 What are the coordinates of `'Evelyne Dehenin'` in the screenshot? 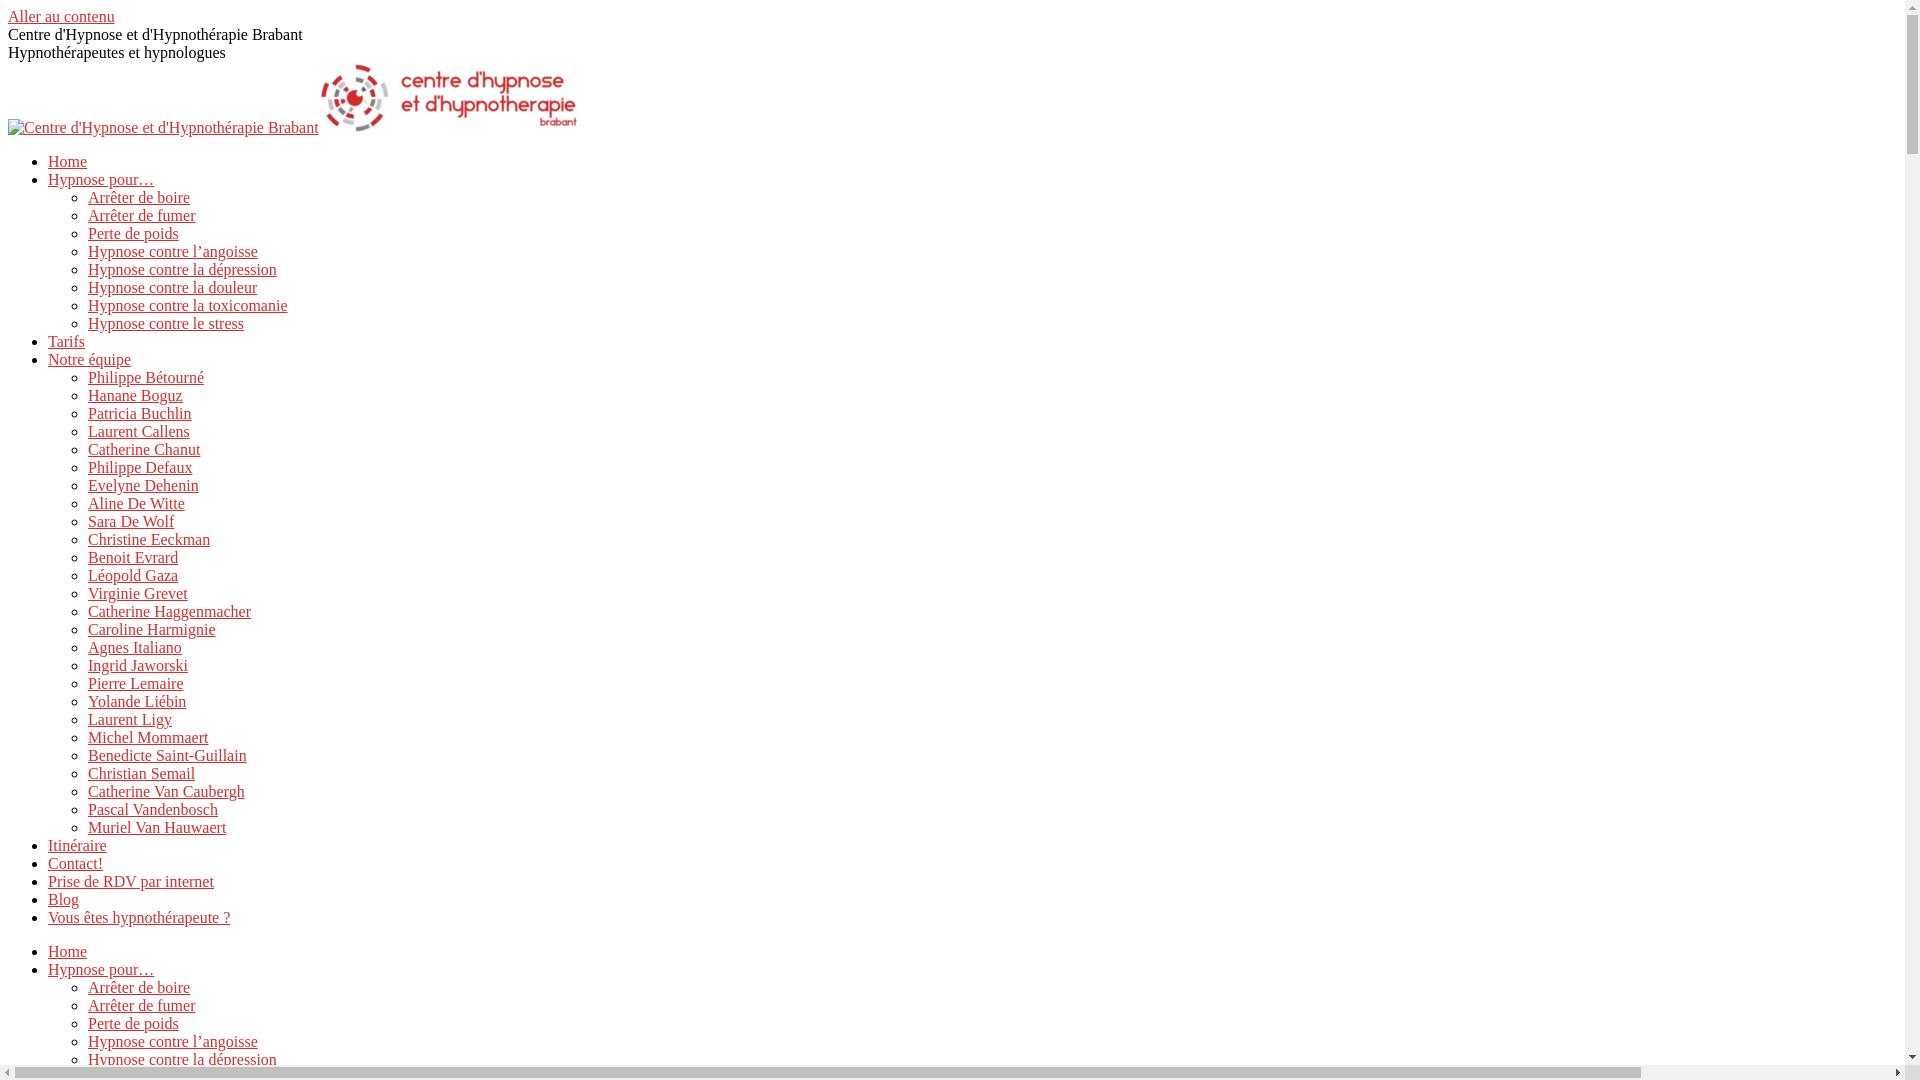 It's located at (86, 485).